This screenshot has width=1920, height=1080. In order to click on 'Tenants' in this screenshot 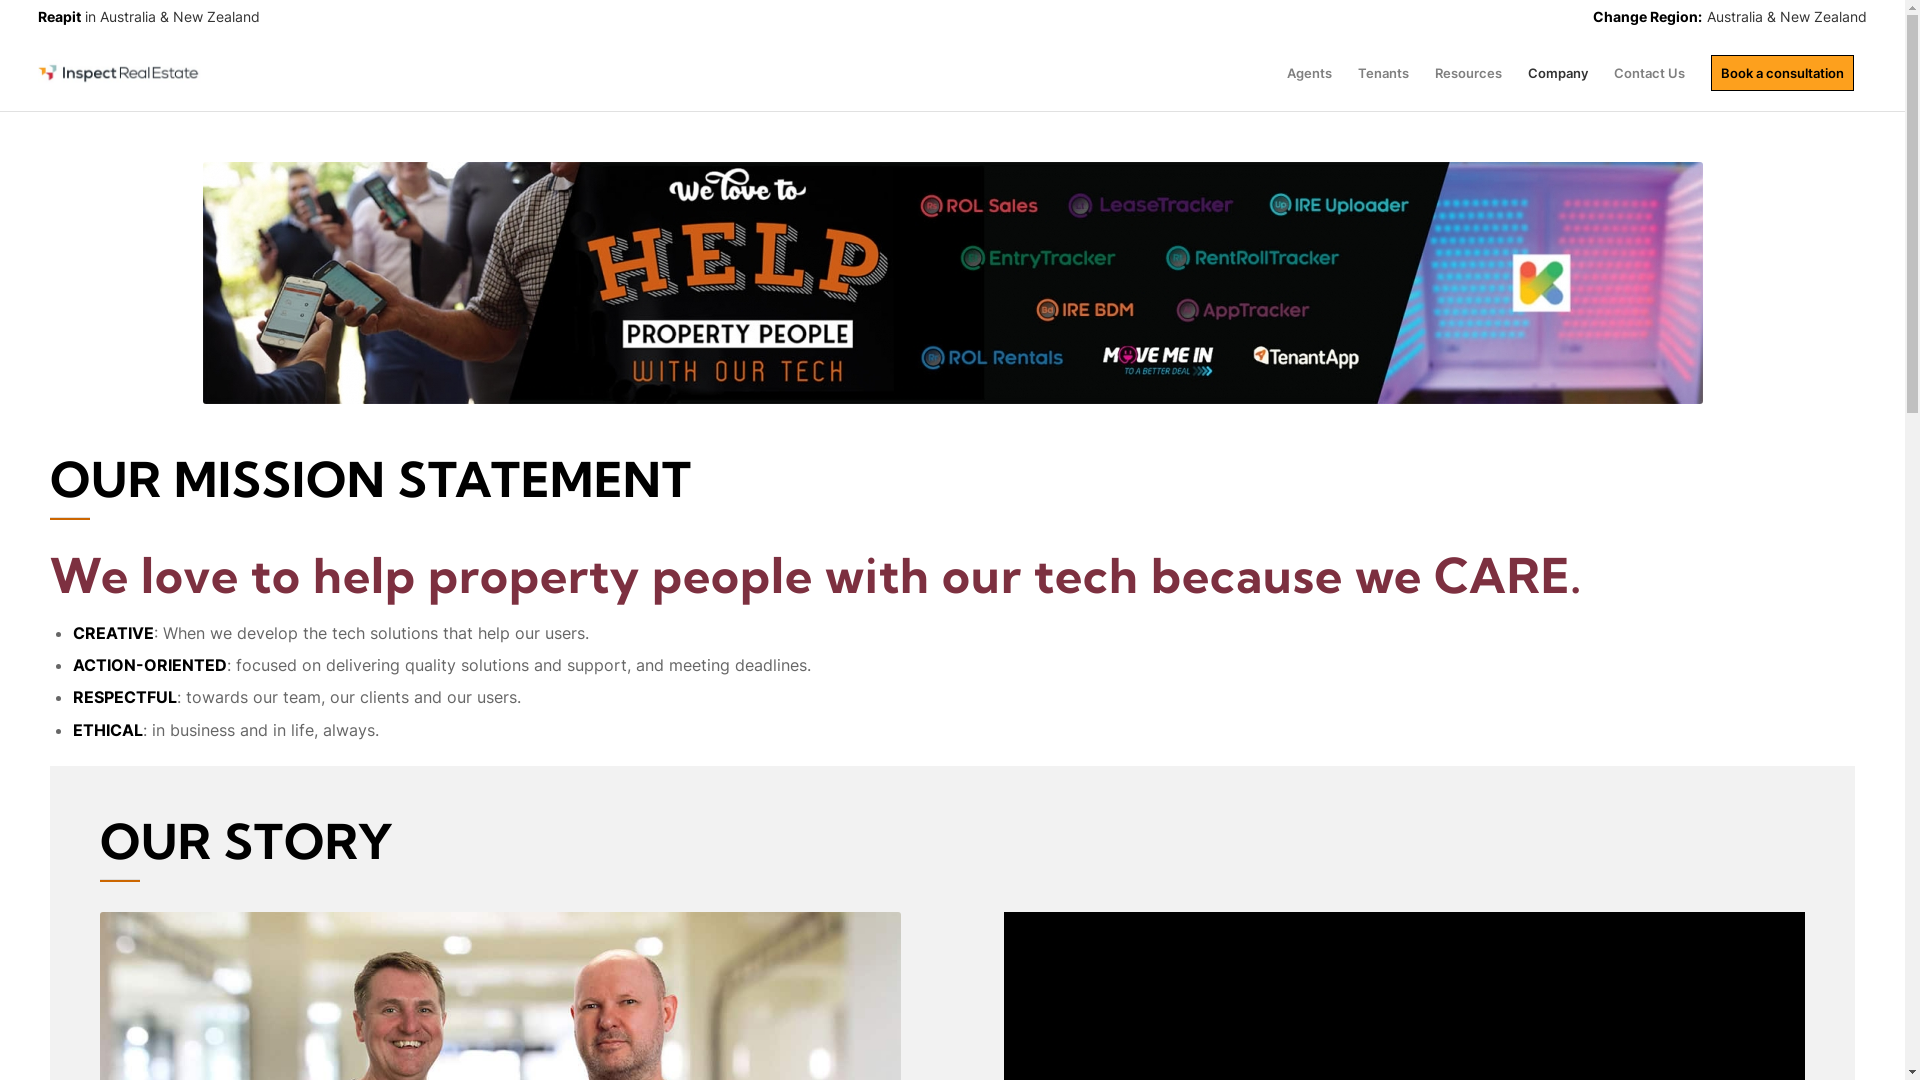, I will do `click(1382, 72)`.